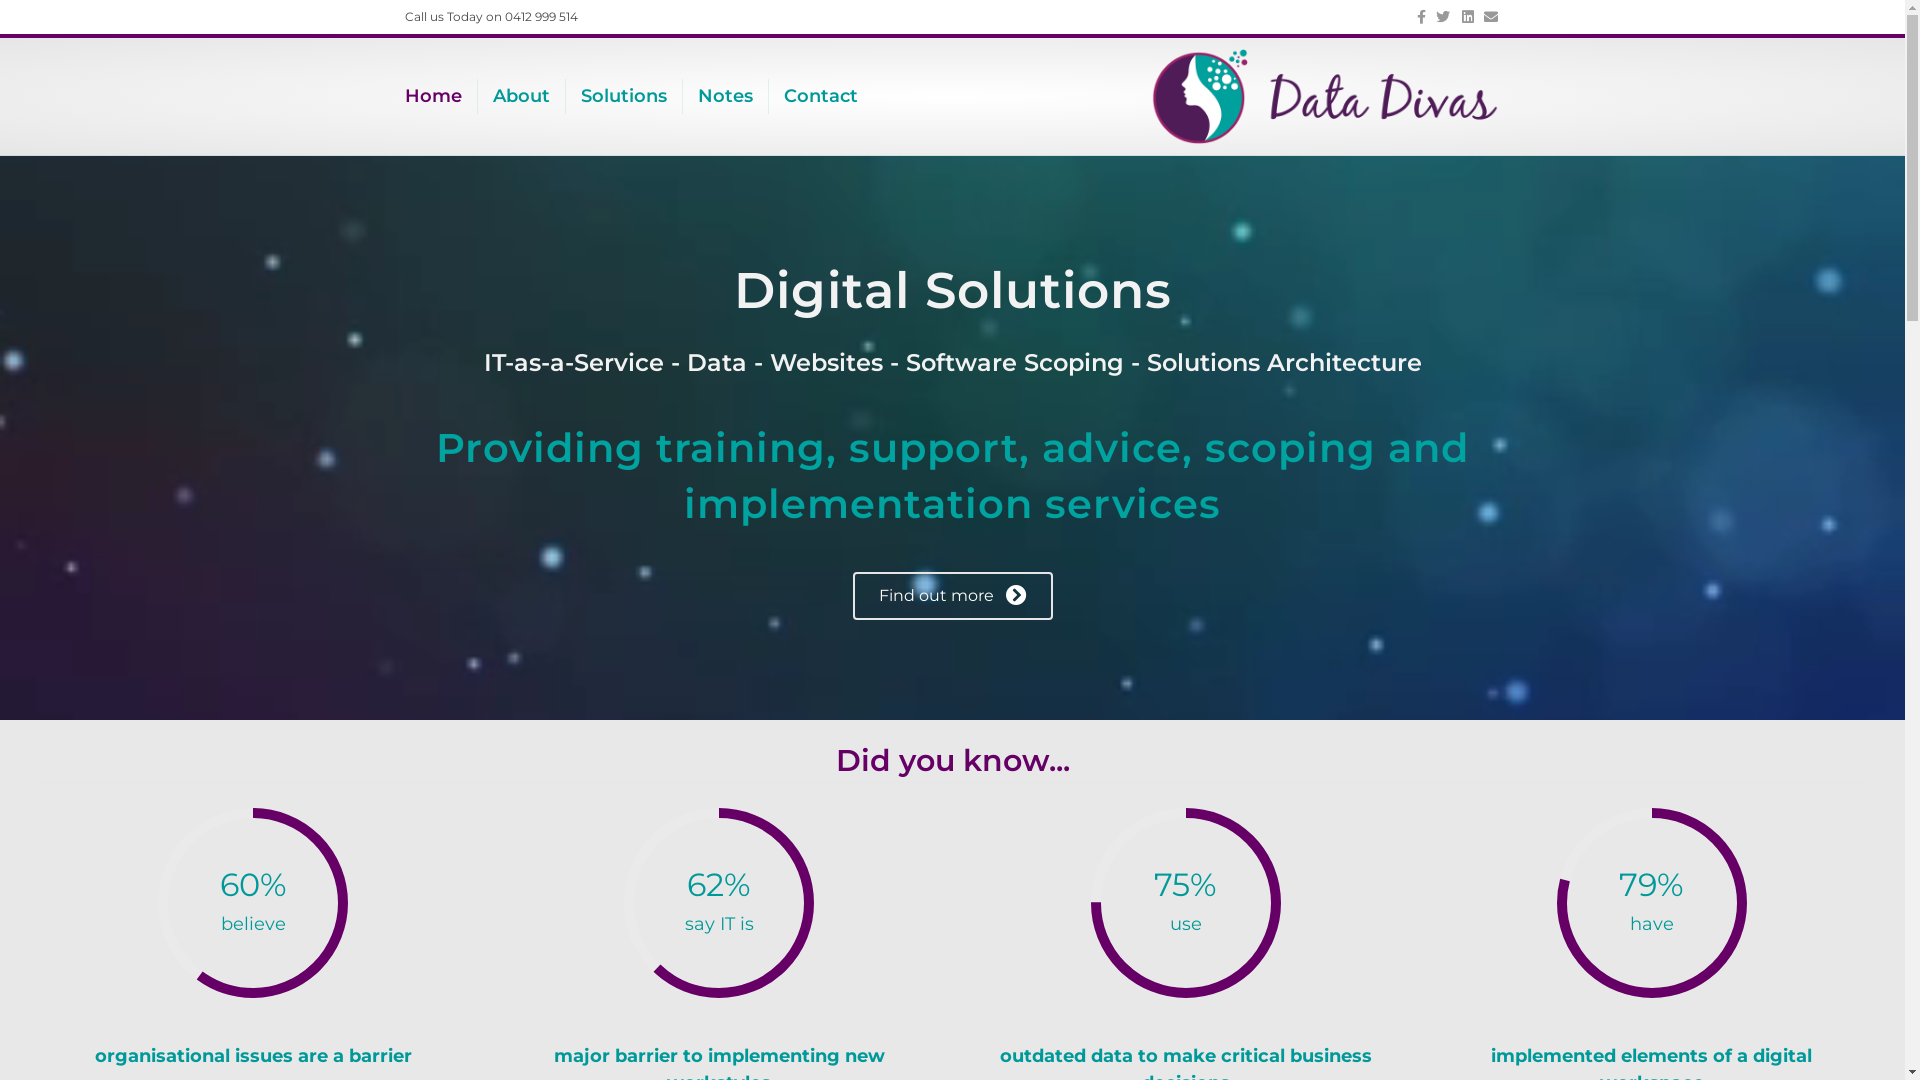  Describe the element at coordinates (1462, 15) in the screenshot. I see `'Linkedin'` at that location.